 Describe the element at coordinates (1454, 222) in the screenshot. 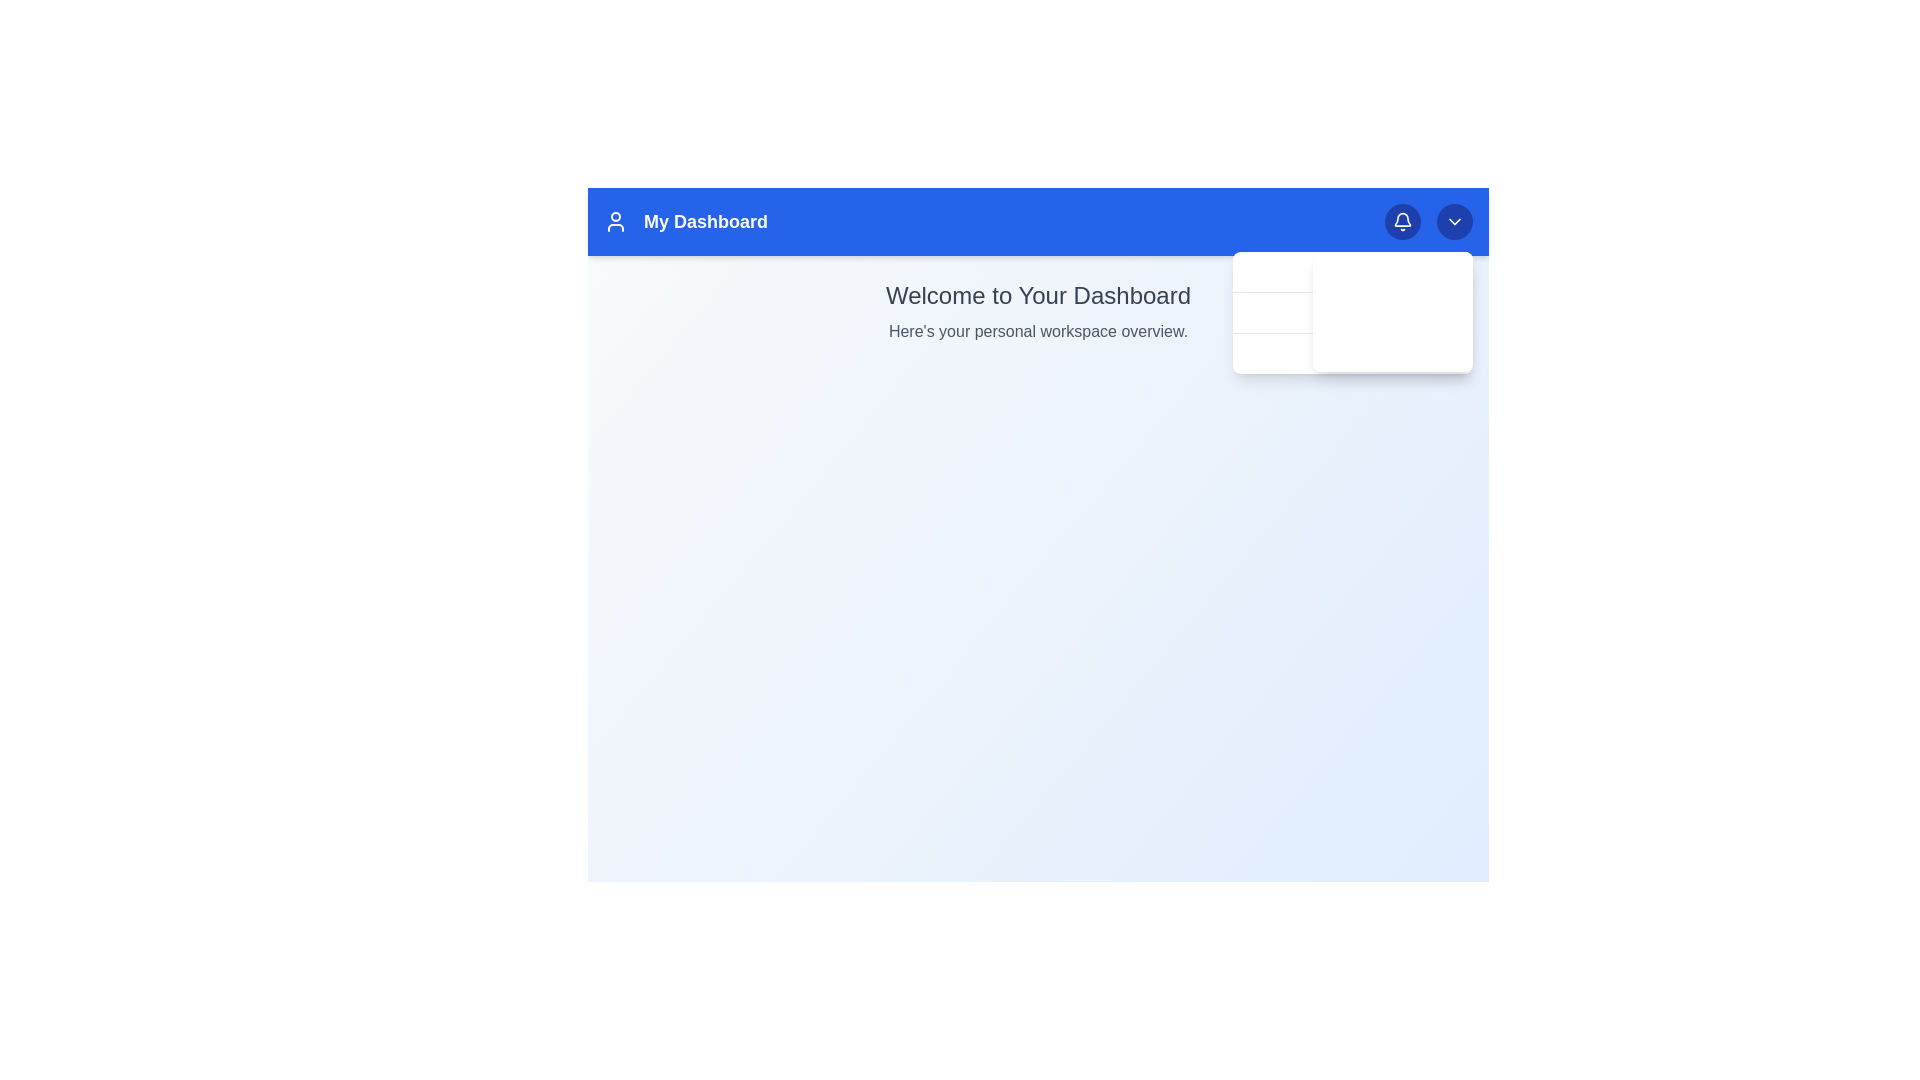

I see `the toggle button located in the top-right corner of the header section` at that location.